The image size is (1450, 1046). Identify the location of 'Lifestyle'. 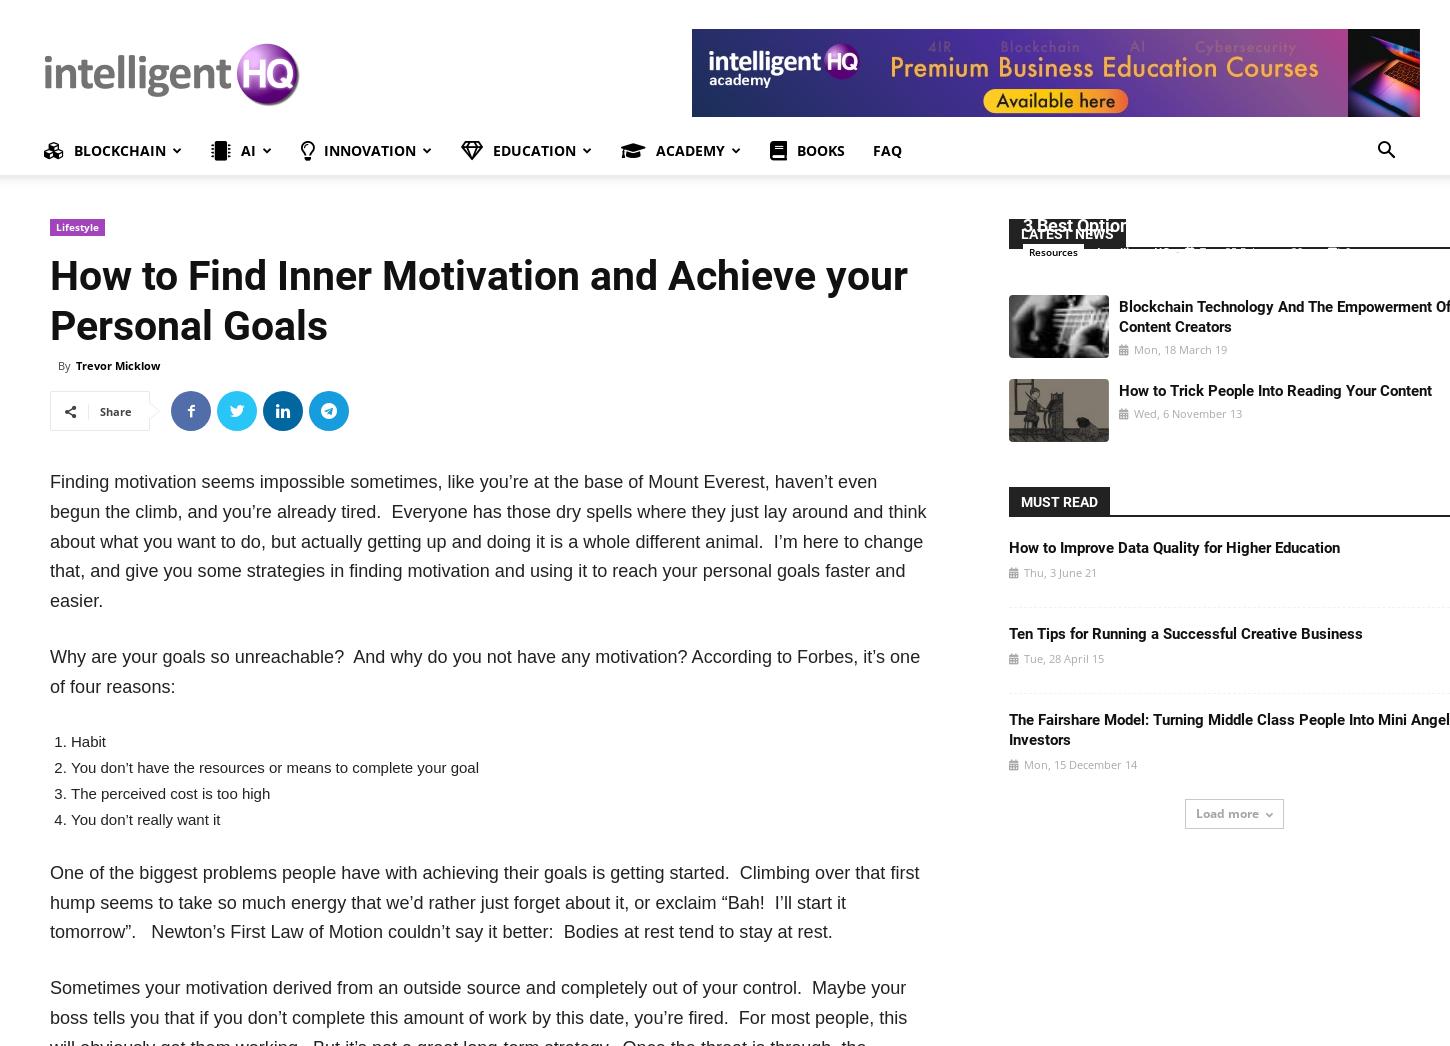
(77, 225).